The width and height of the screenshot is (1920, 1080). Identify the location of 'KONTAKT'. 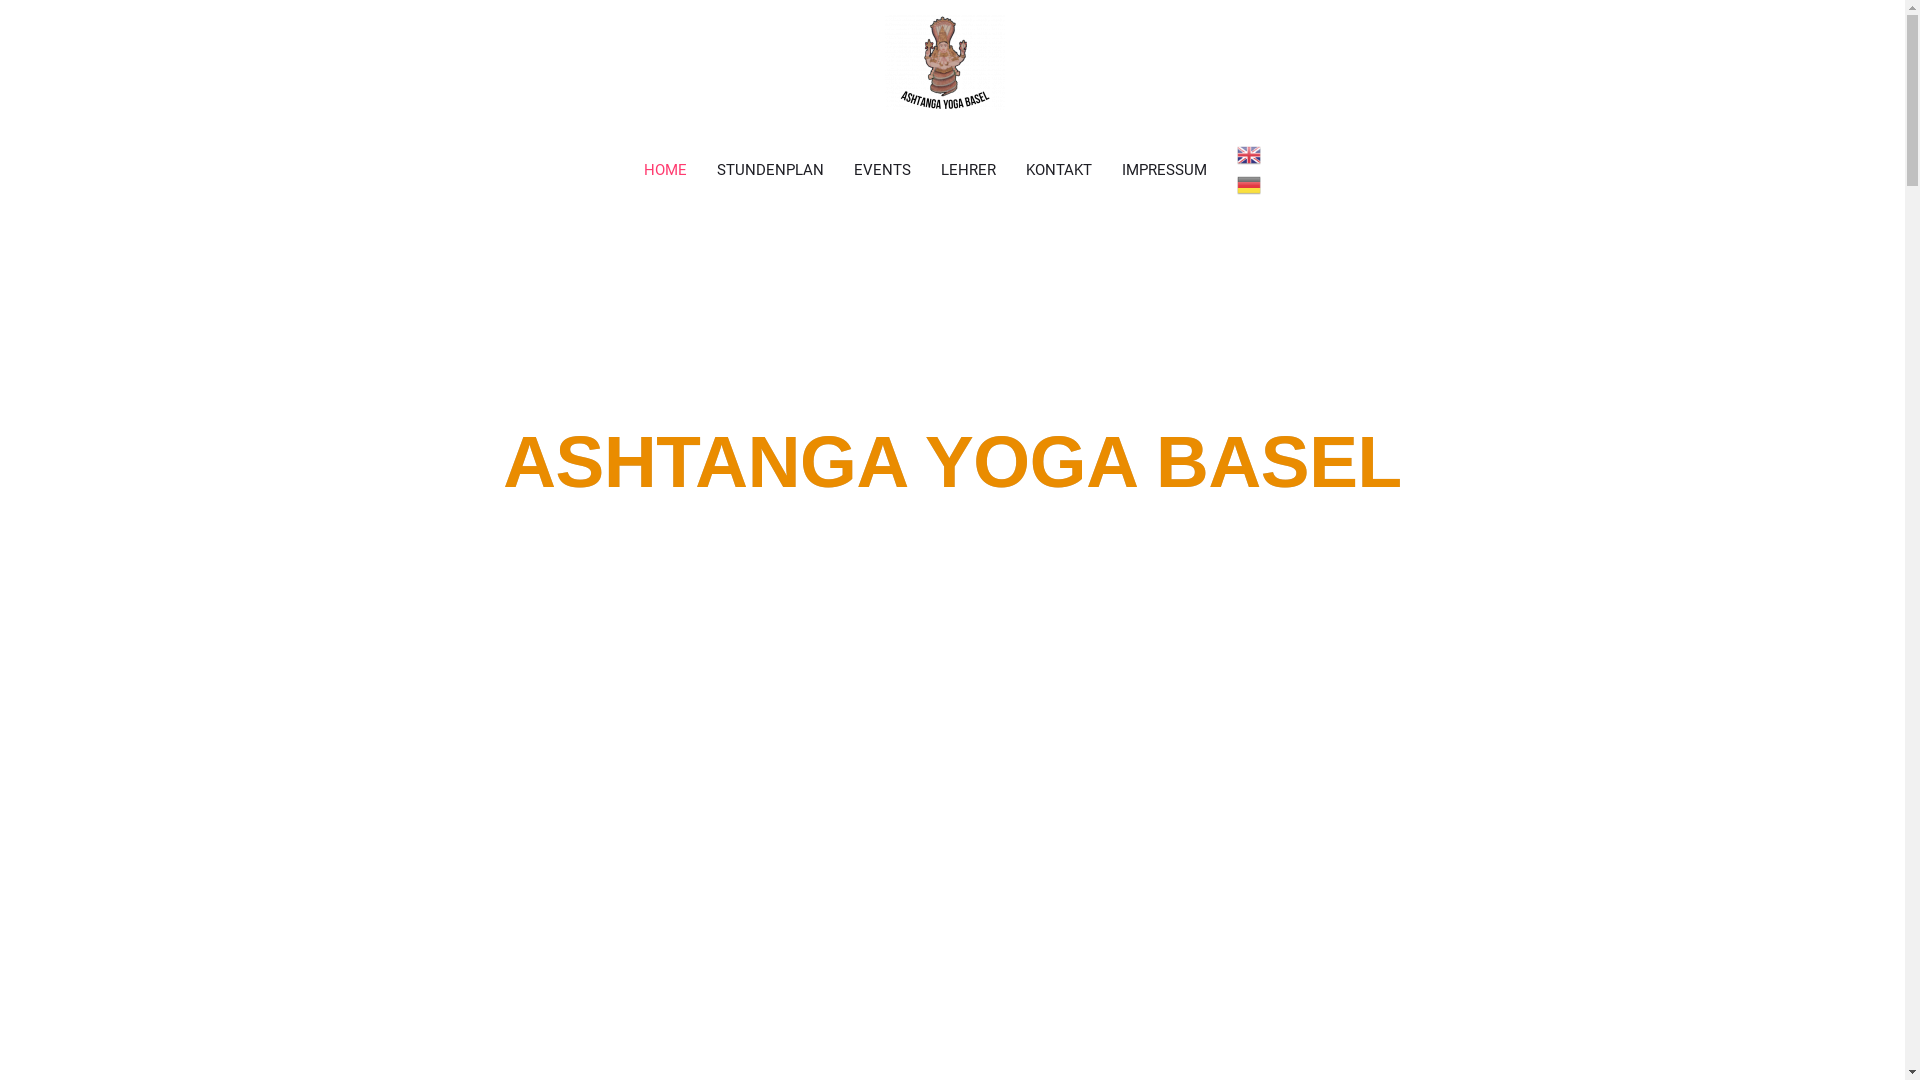
(1011, 168).